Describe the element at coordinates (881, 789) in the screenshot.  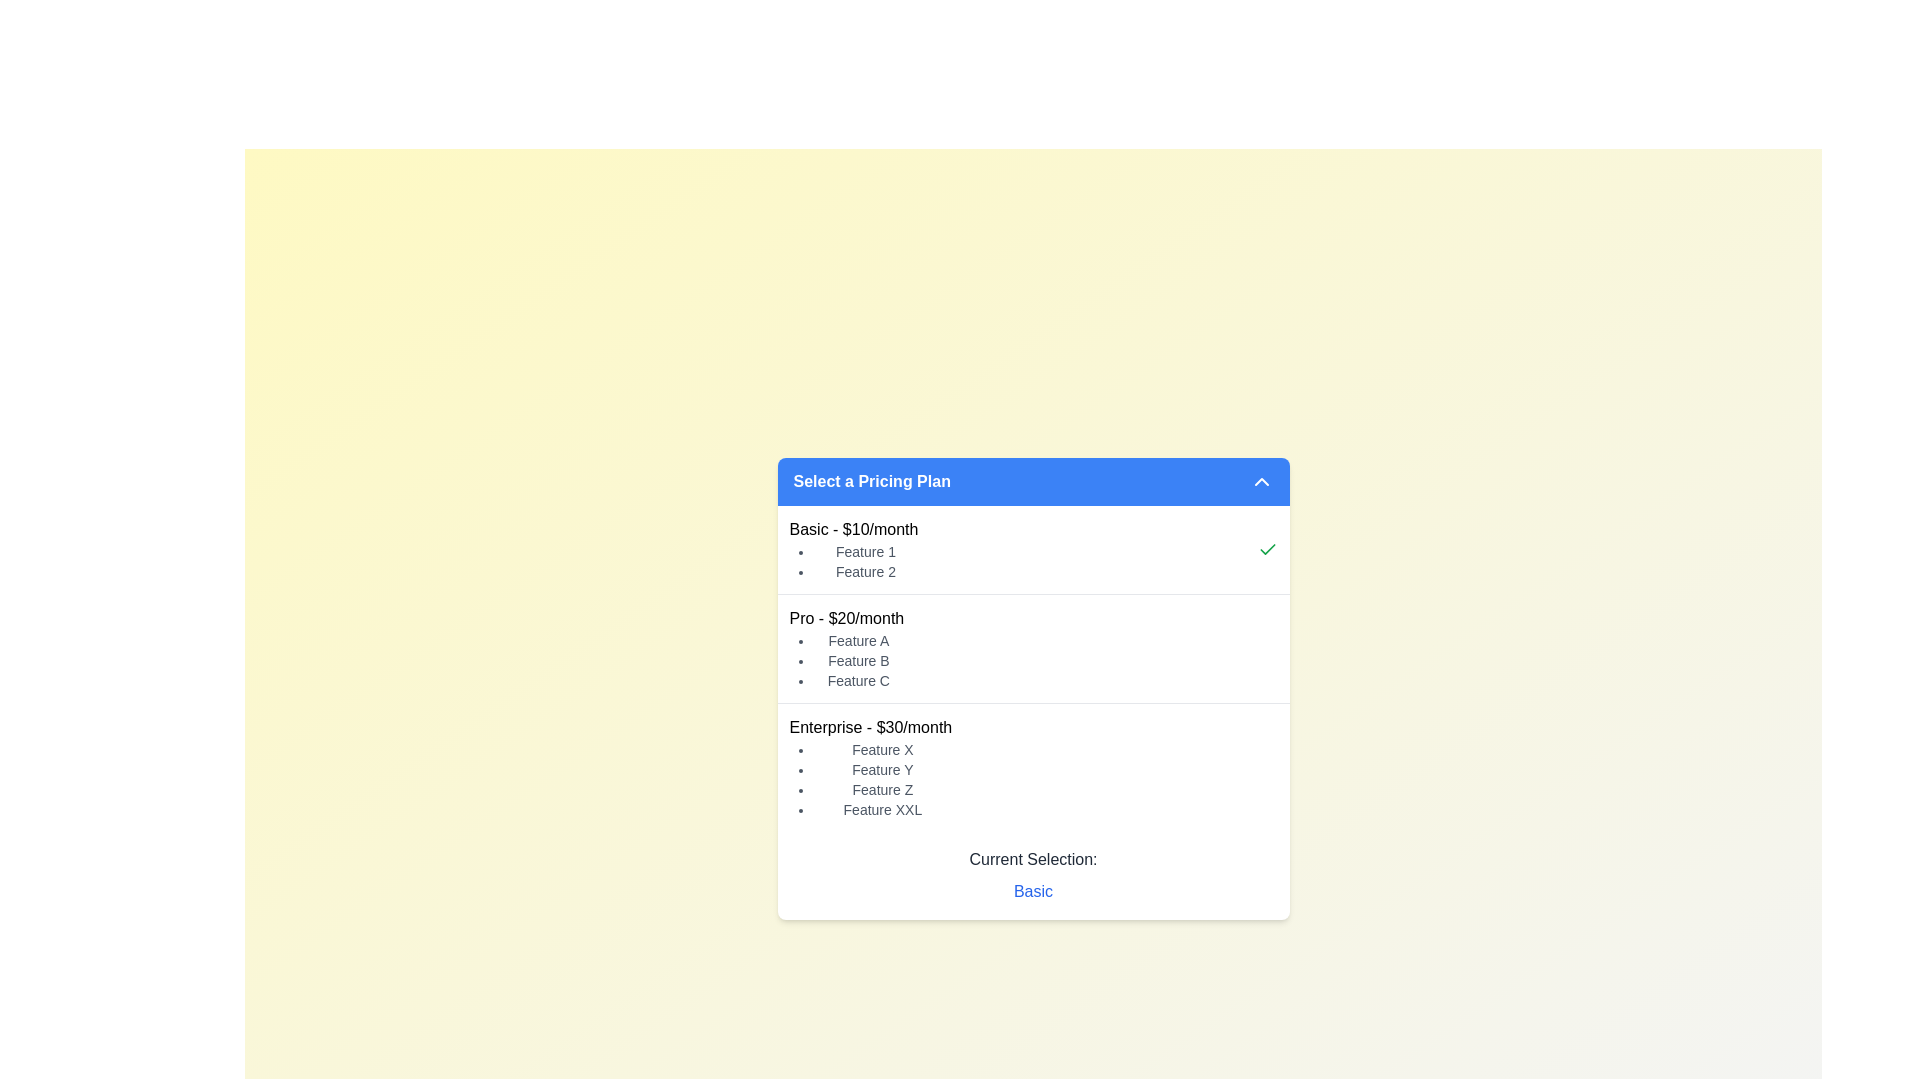
I see `the text item displaying 'Feature Z' in the bullet list under the 'Enterprise - $30/month' section, which is the third item in the list` at that location.